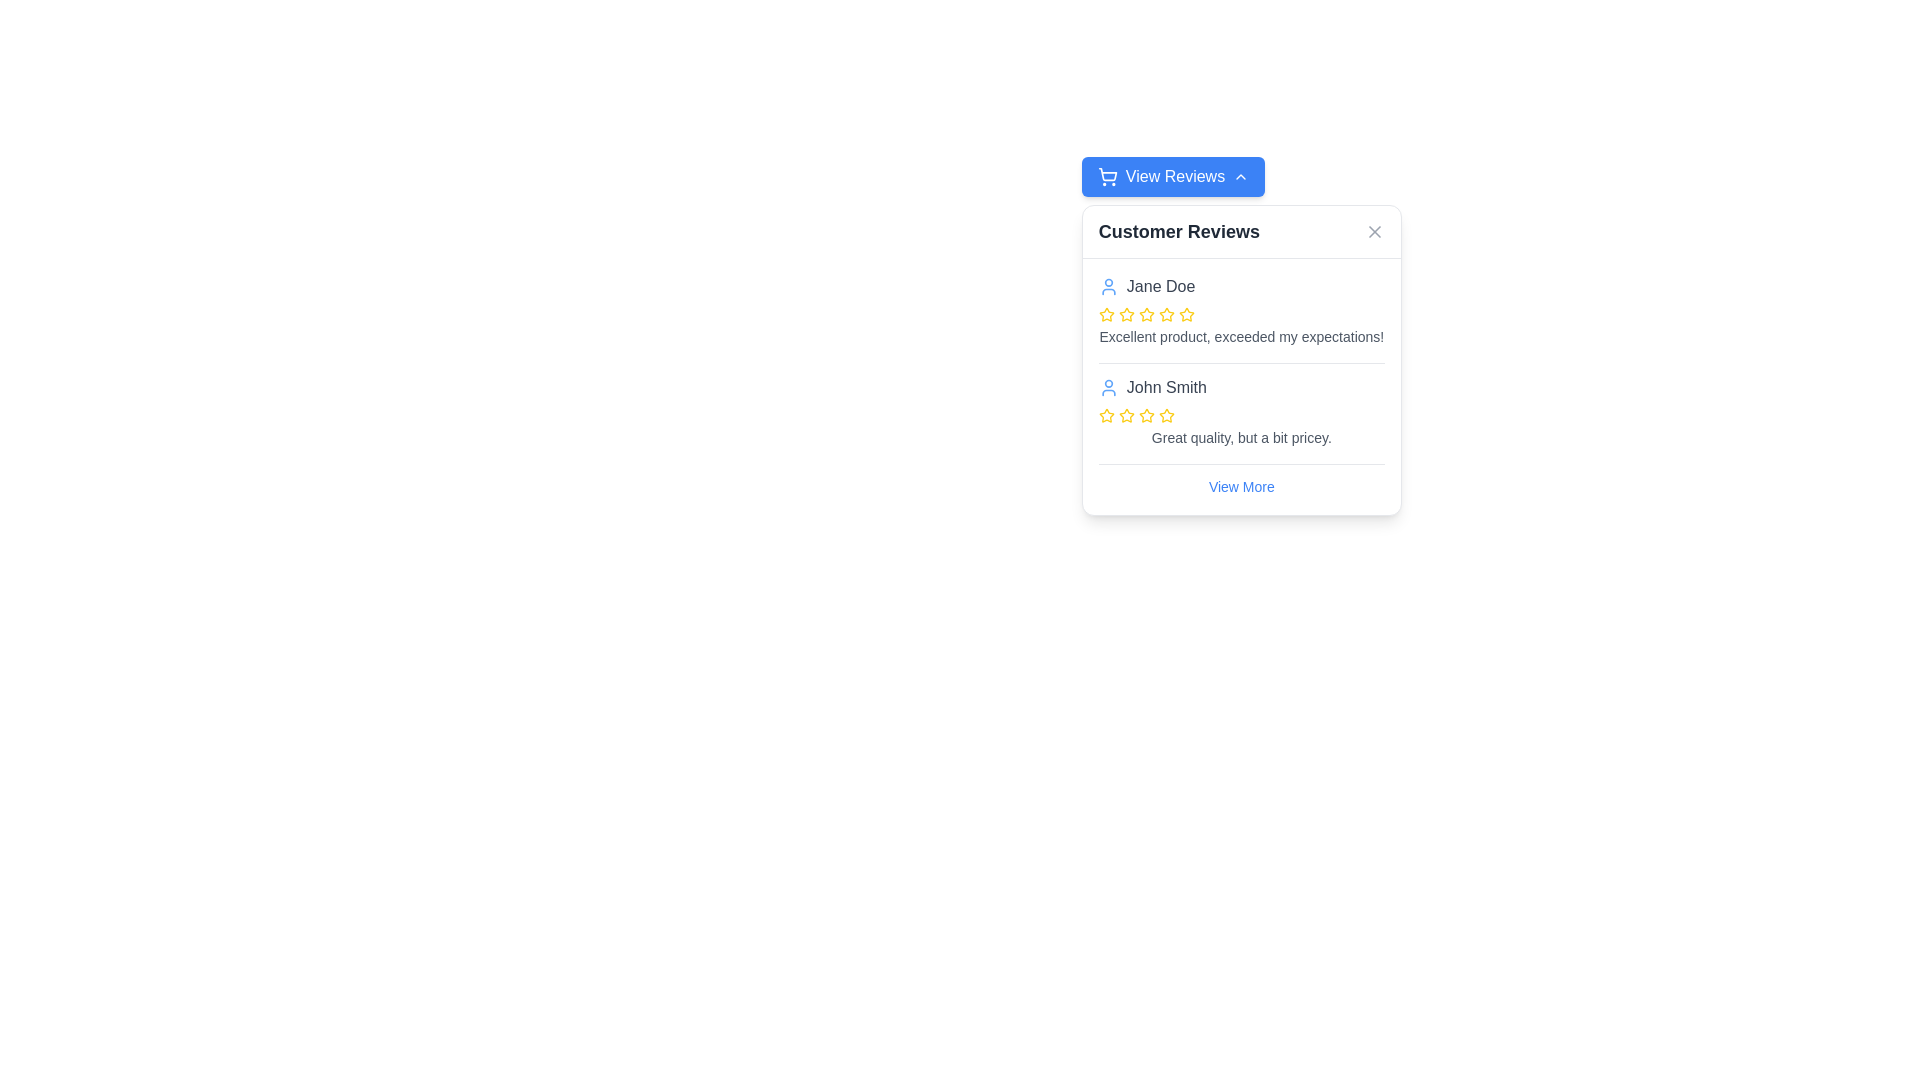 The height and width of the screenshot is (1080, 1920). What do you see at coordinates (1240, 176) in the screenshot?
I see `the icon positioned at the far right edge of the 'View Reviews' button, indicating further options are accessible` at bounding box center [1240, 176].